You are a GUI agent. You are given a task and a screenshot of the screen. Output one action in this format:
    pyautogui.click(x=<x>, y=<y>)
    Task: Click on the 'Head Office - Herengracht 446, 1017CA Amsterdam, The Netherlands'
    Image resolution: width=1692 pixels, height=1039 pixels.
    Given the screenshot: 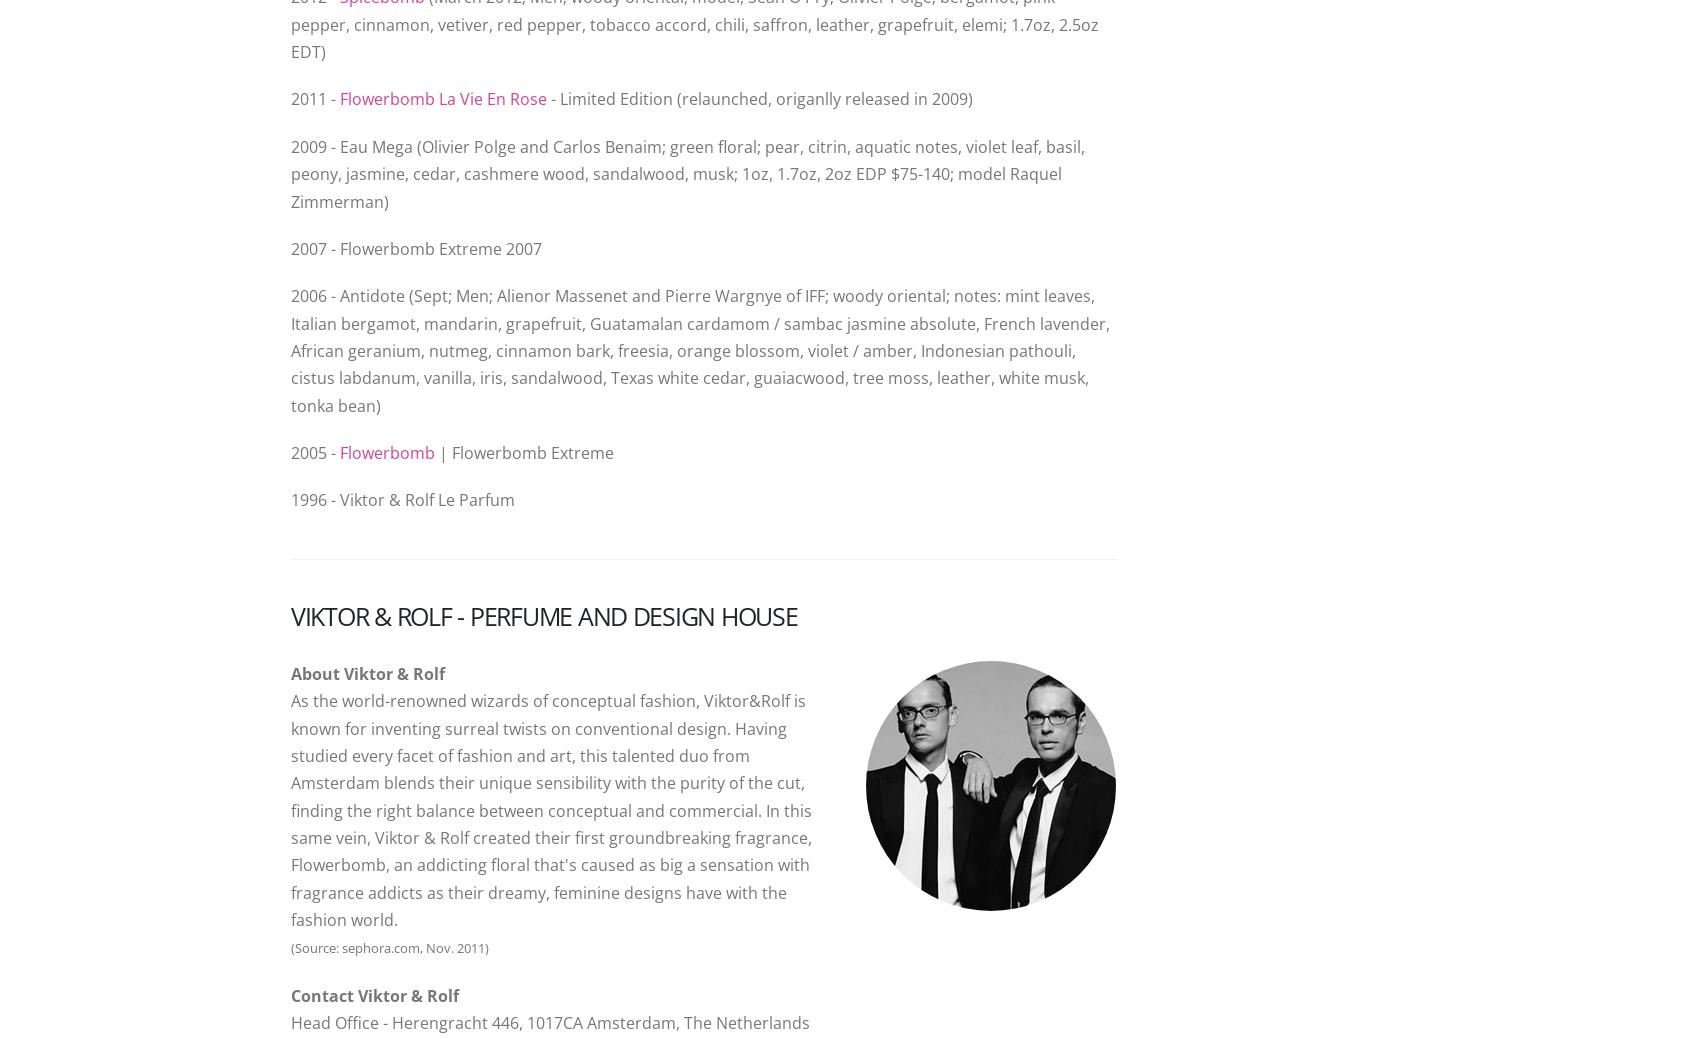 What is the action you would take?
    pyautogui.click(x=550, y=1022)
    